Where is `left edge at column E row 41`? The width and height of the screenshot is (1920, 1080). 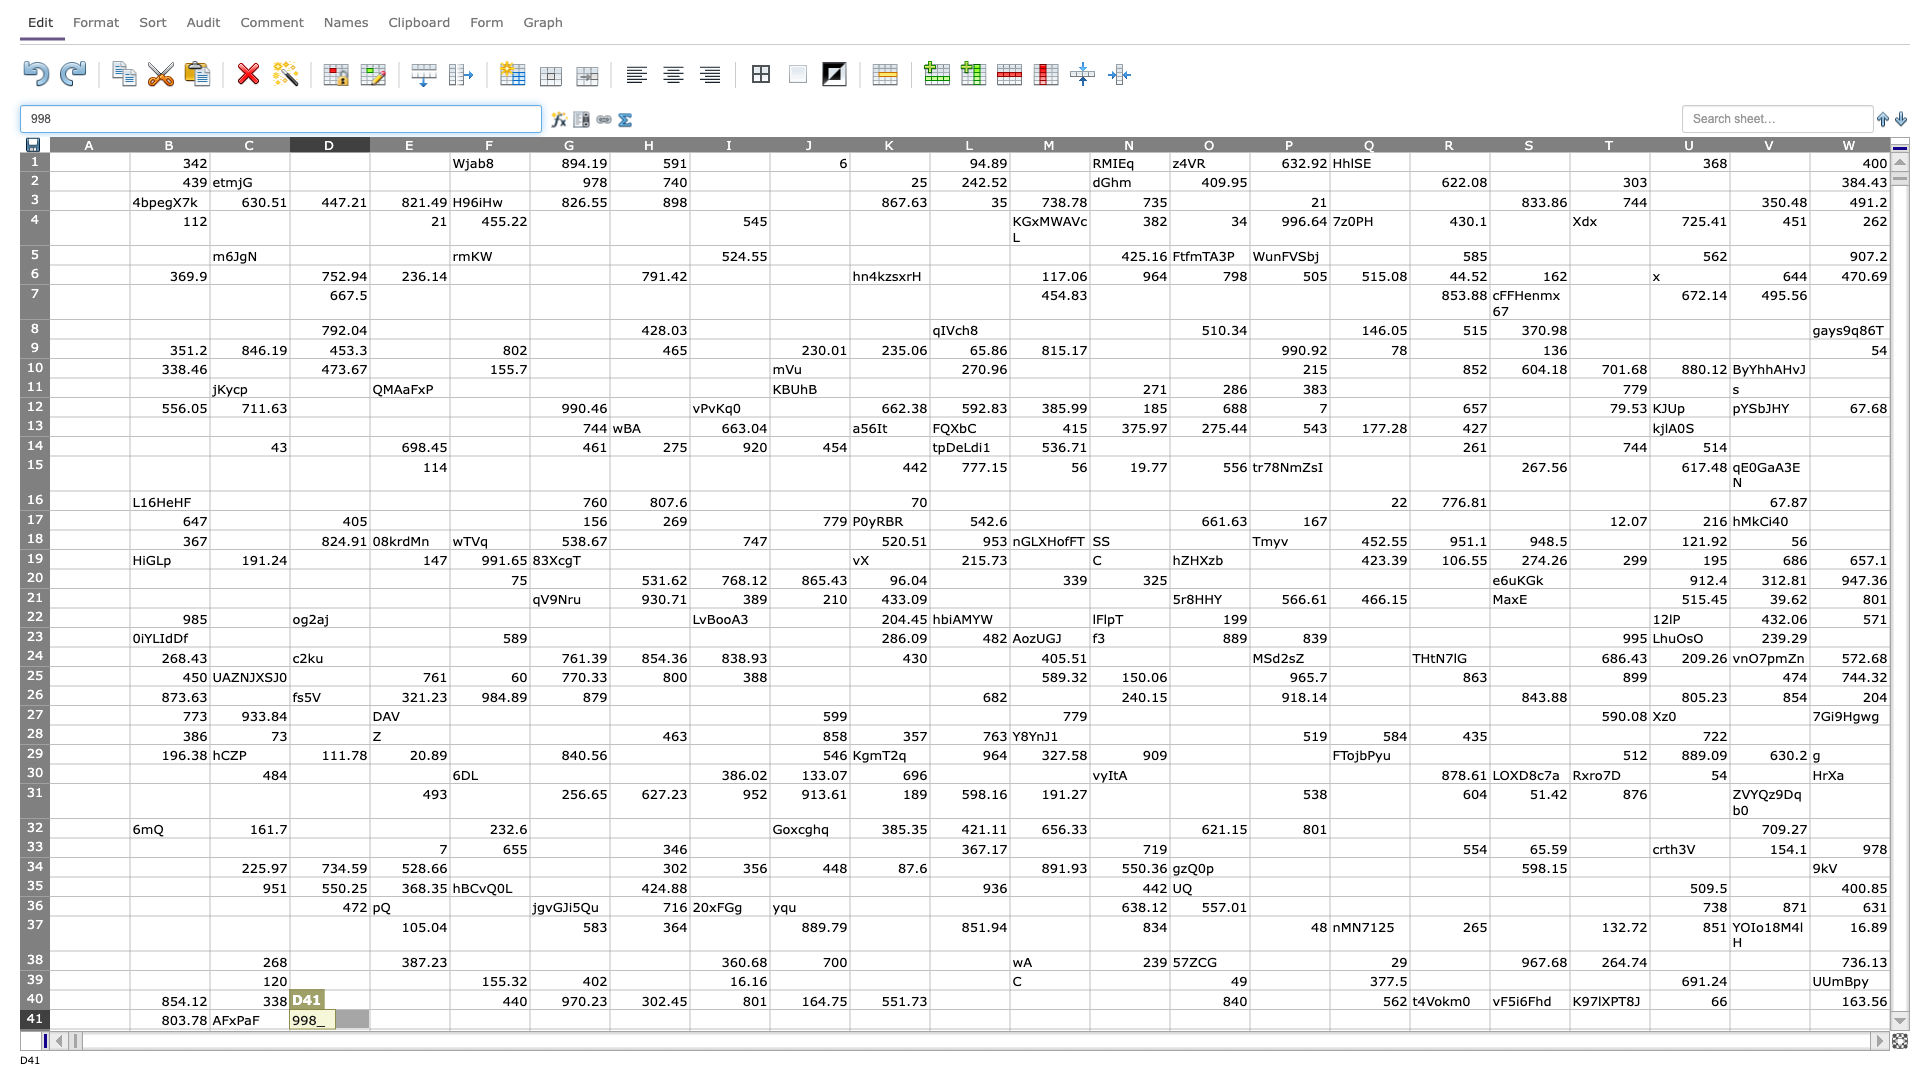 left edge at column E row 41 is located at coordinates (369, 1019).